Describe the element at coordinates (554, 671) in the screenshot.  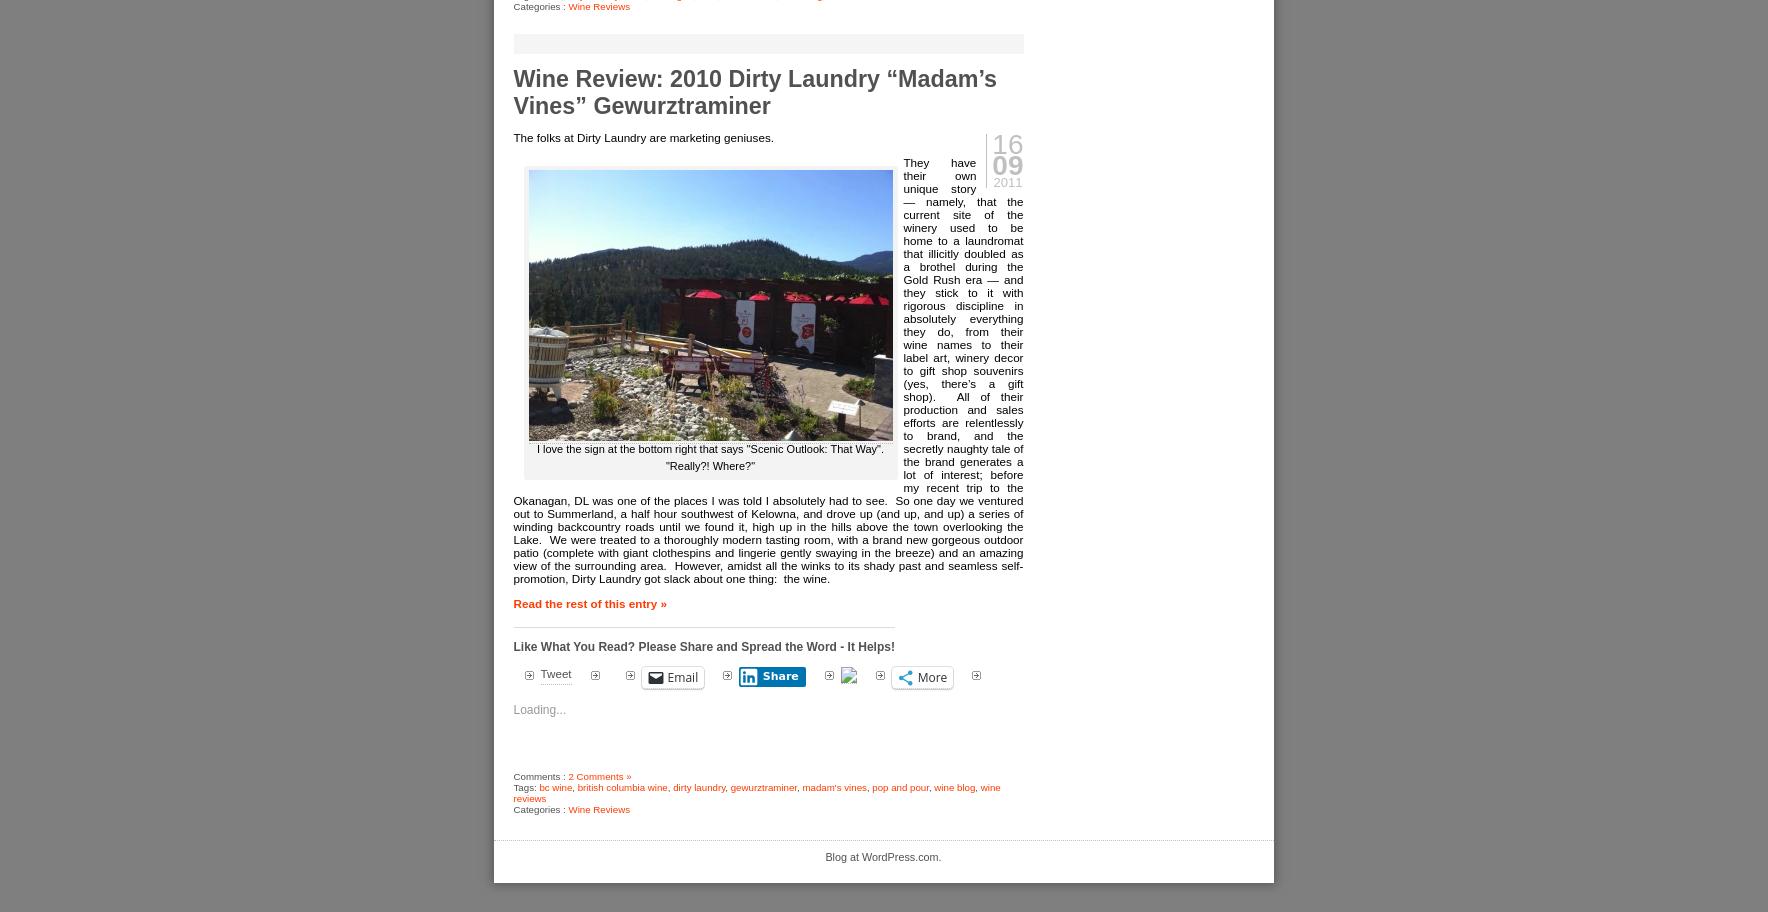
I see `'Tweet'` at that location.